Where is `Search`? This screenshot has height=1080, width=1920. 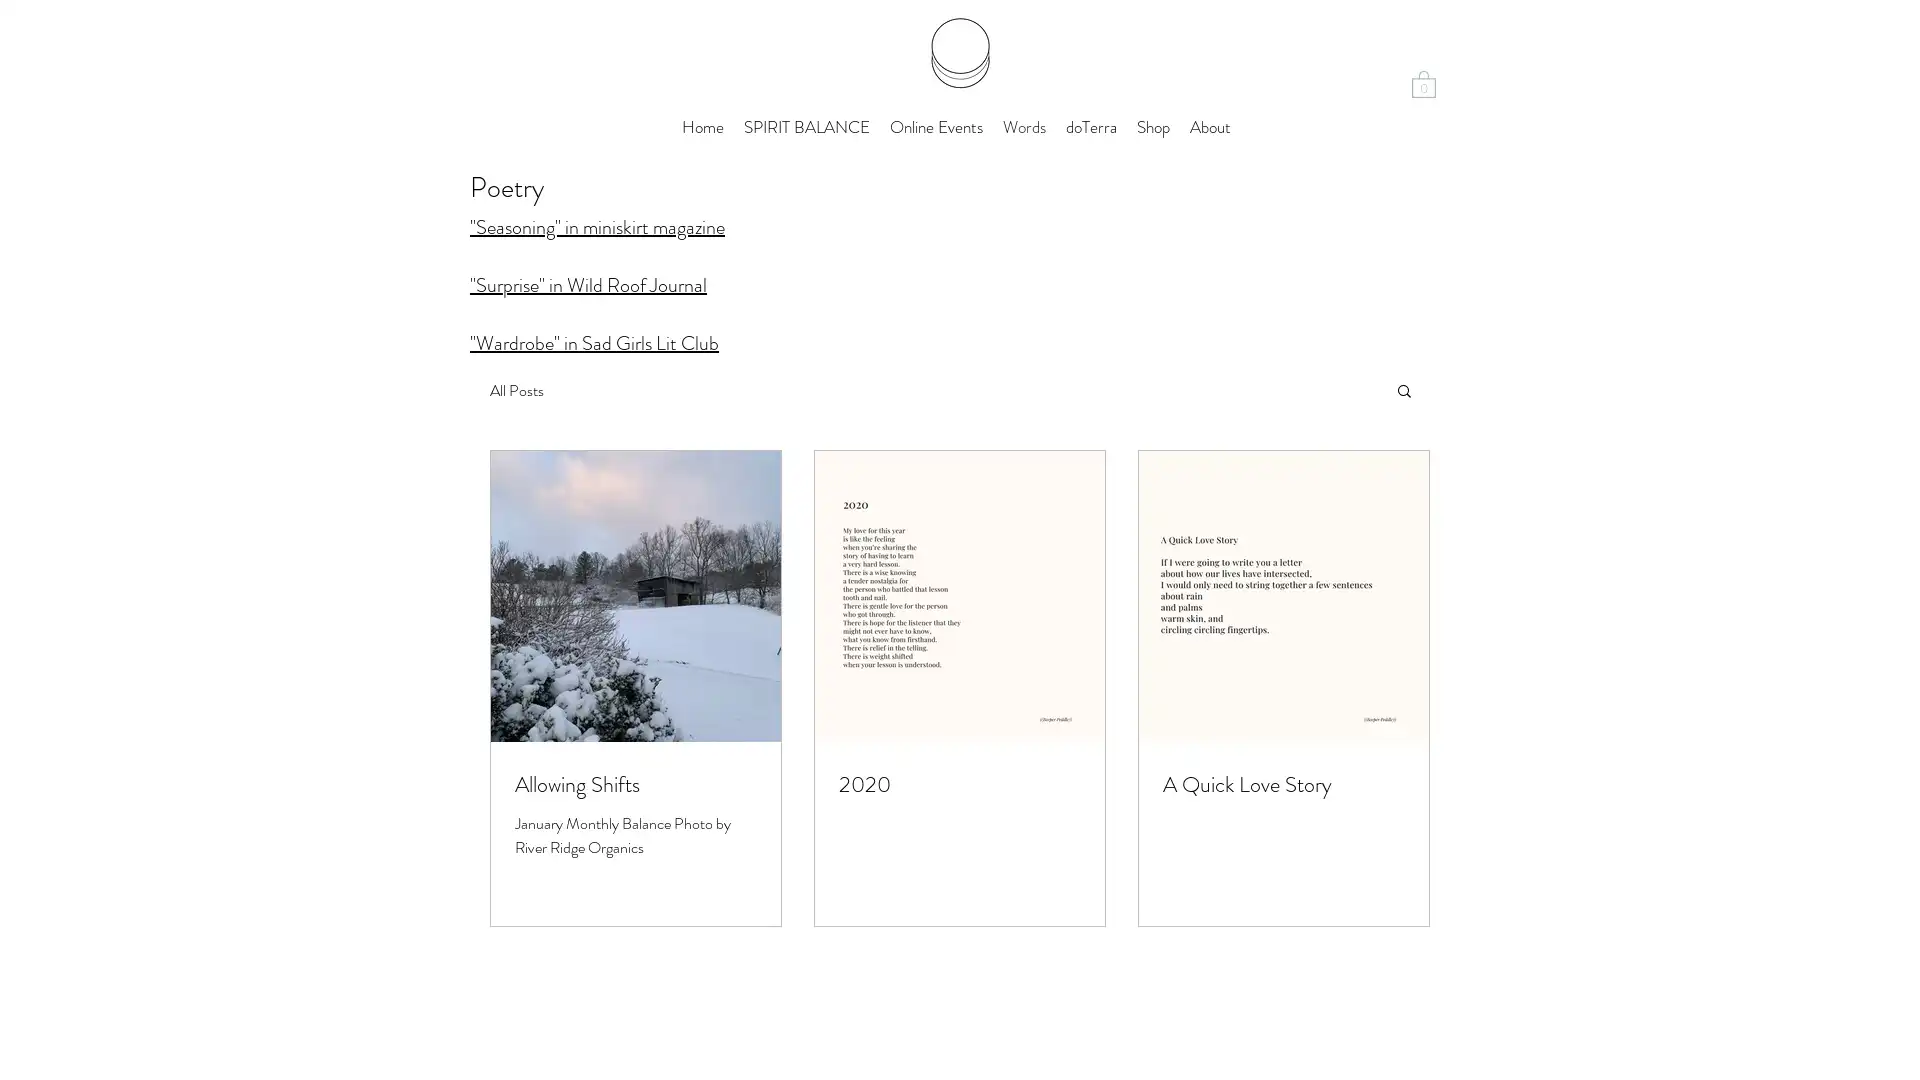
Search is located at coordinates (1403, 392).